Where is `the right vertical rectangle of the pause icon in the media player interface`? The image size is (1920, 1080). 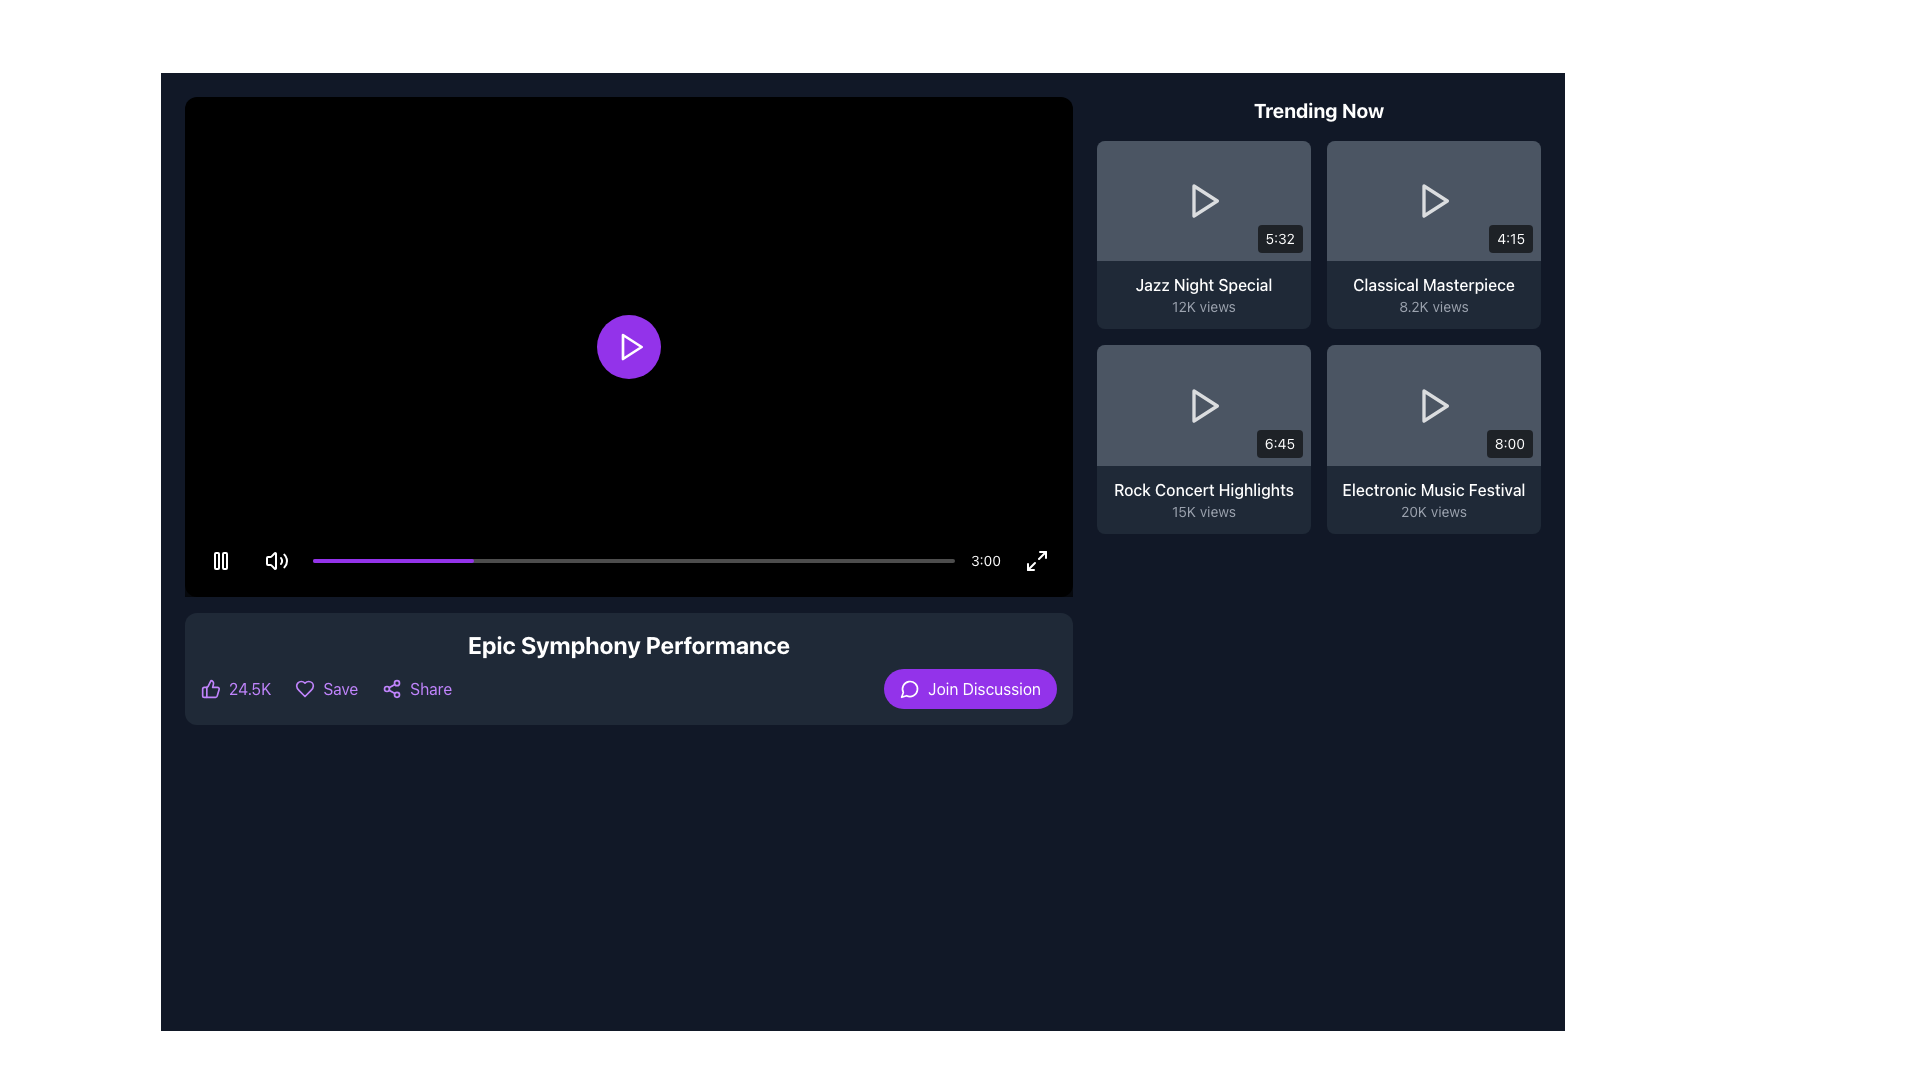 the right vertical rectangle of the pause icon in the media player interface is located at coordinates (225, 559).